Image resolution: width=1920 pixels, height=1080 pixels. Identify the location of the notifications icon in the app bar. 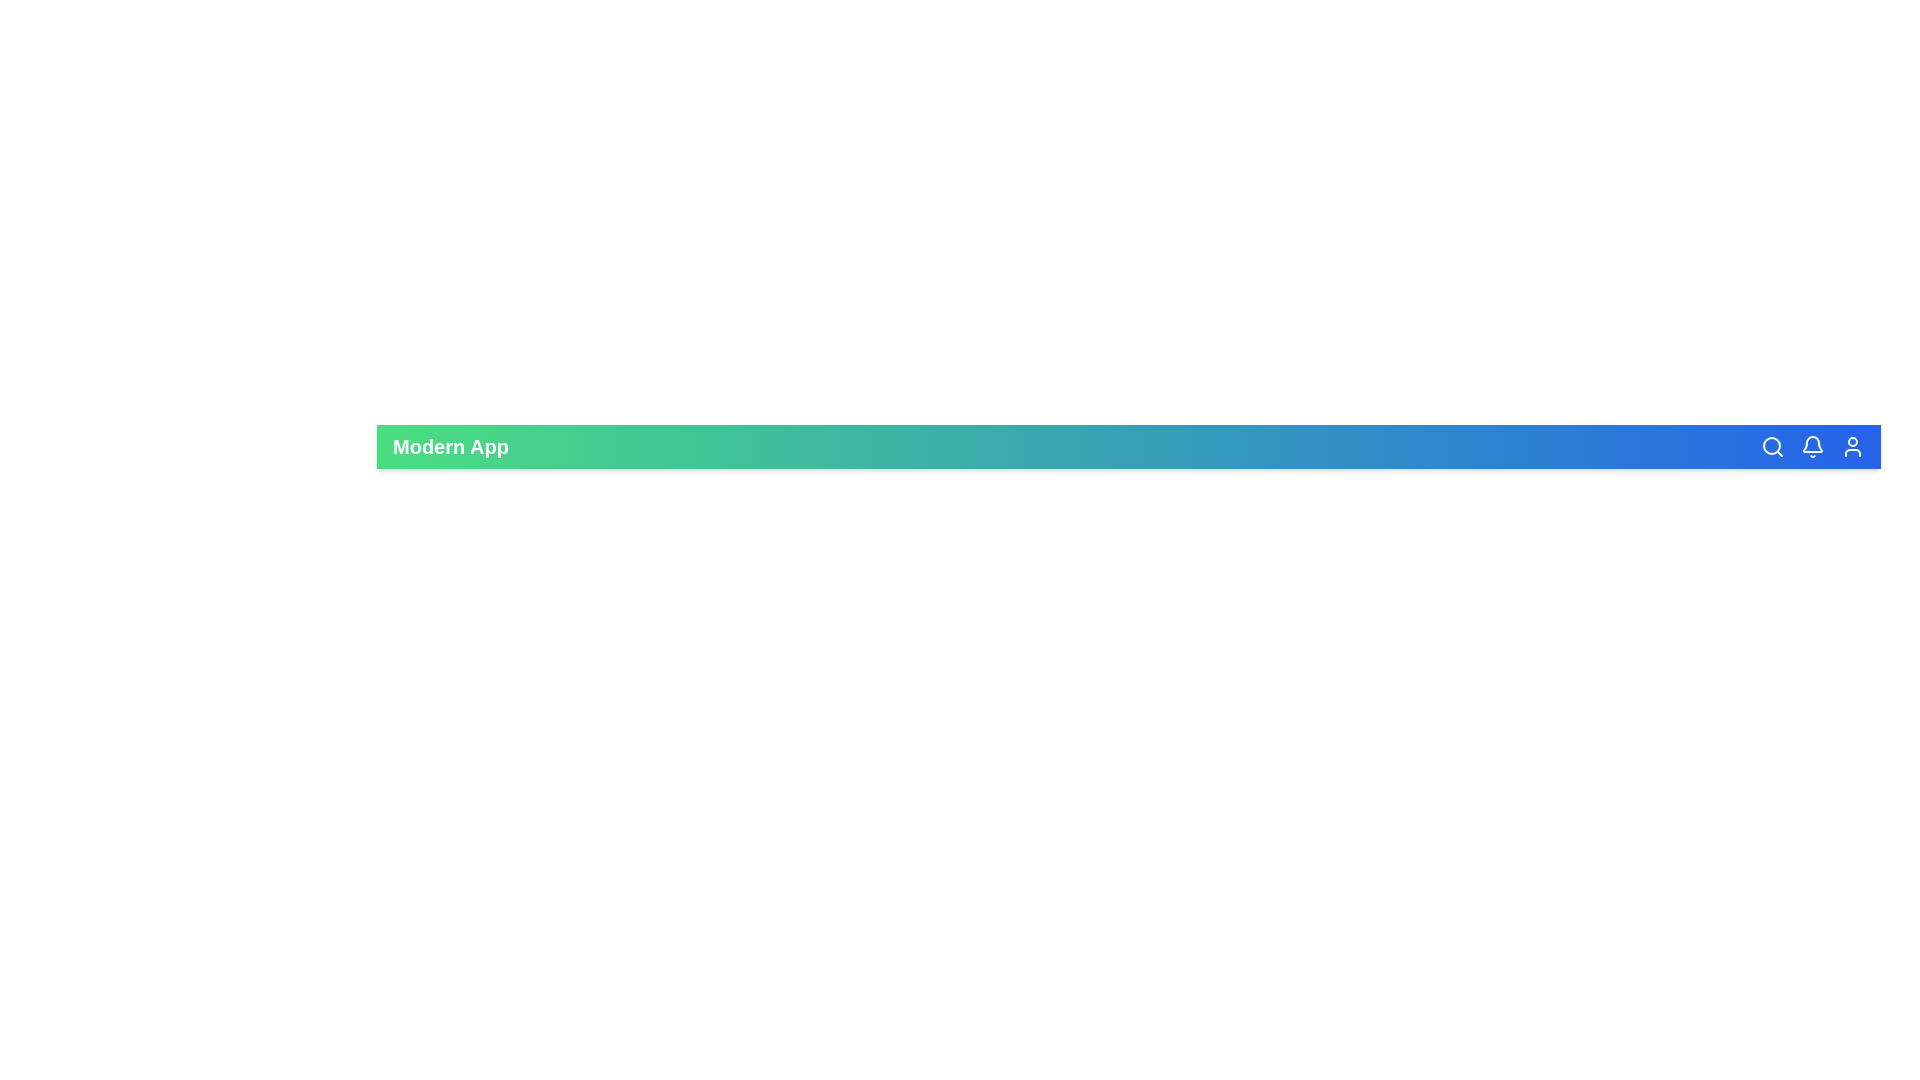
(1813, 446).